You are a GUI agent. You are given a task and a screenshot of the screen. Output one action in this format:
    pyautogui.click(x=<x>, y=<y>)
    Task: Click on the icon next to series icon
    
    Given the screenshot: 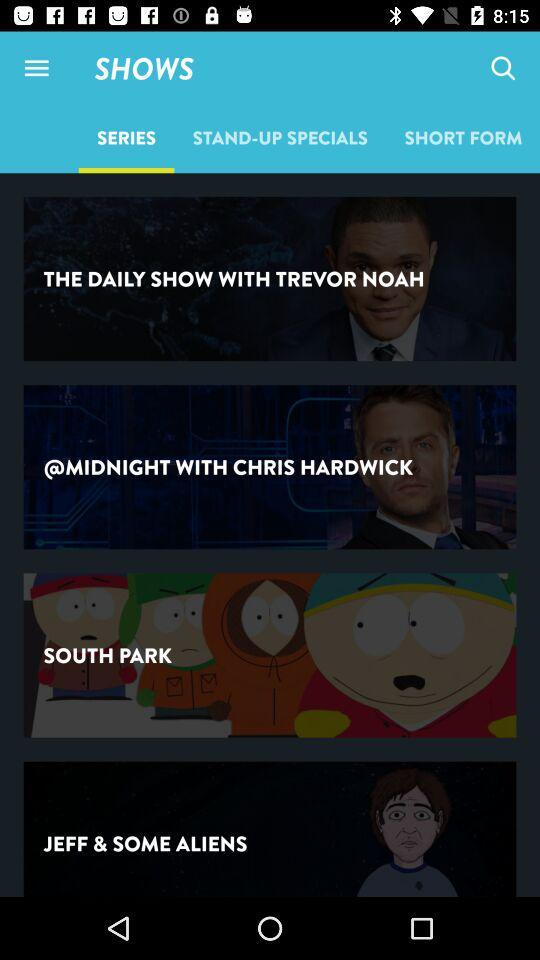 What is the action you would take?
    pyautogui.click(x=279, y=136)
    